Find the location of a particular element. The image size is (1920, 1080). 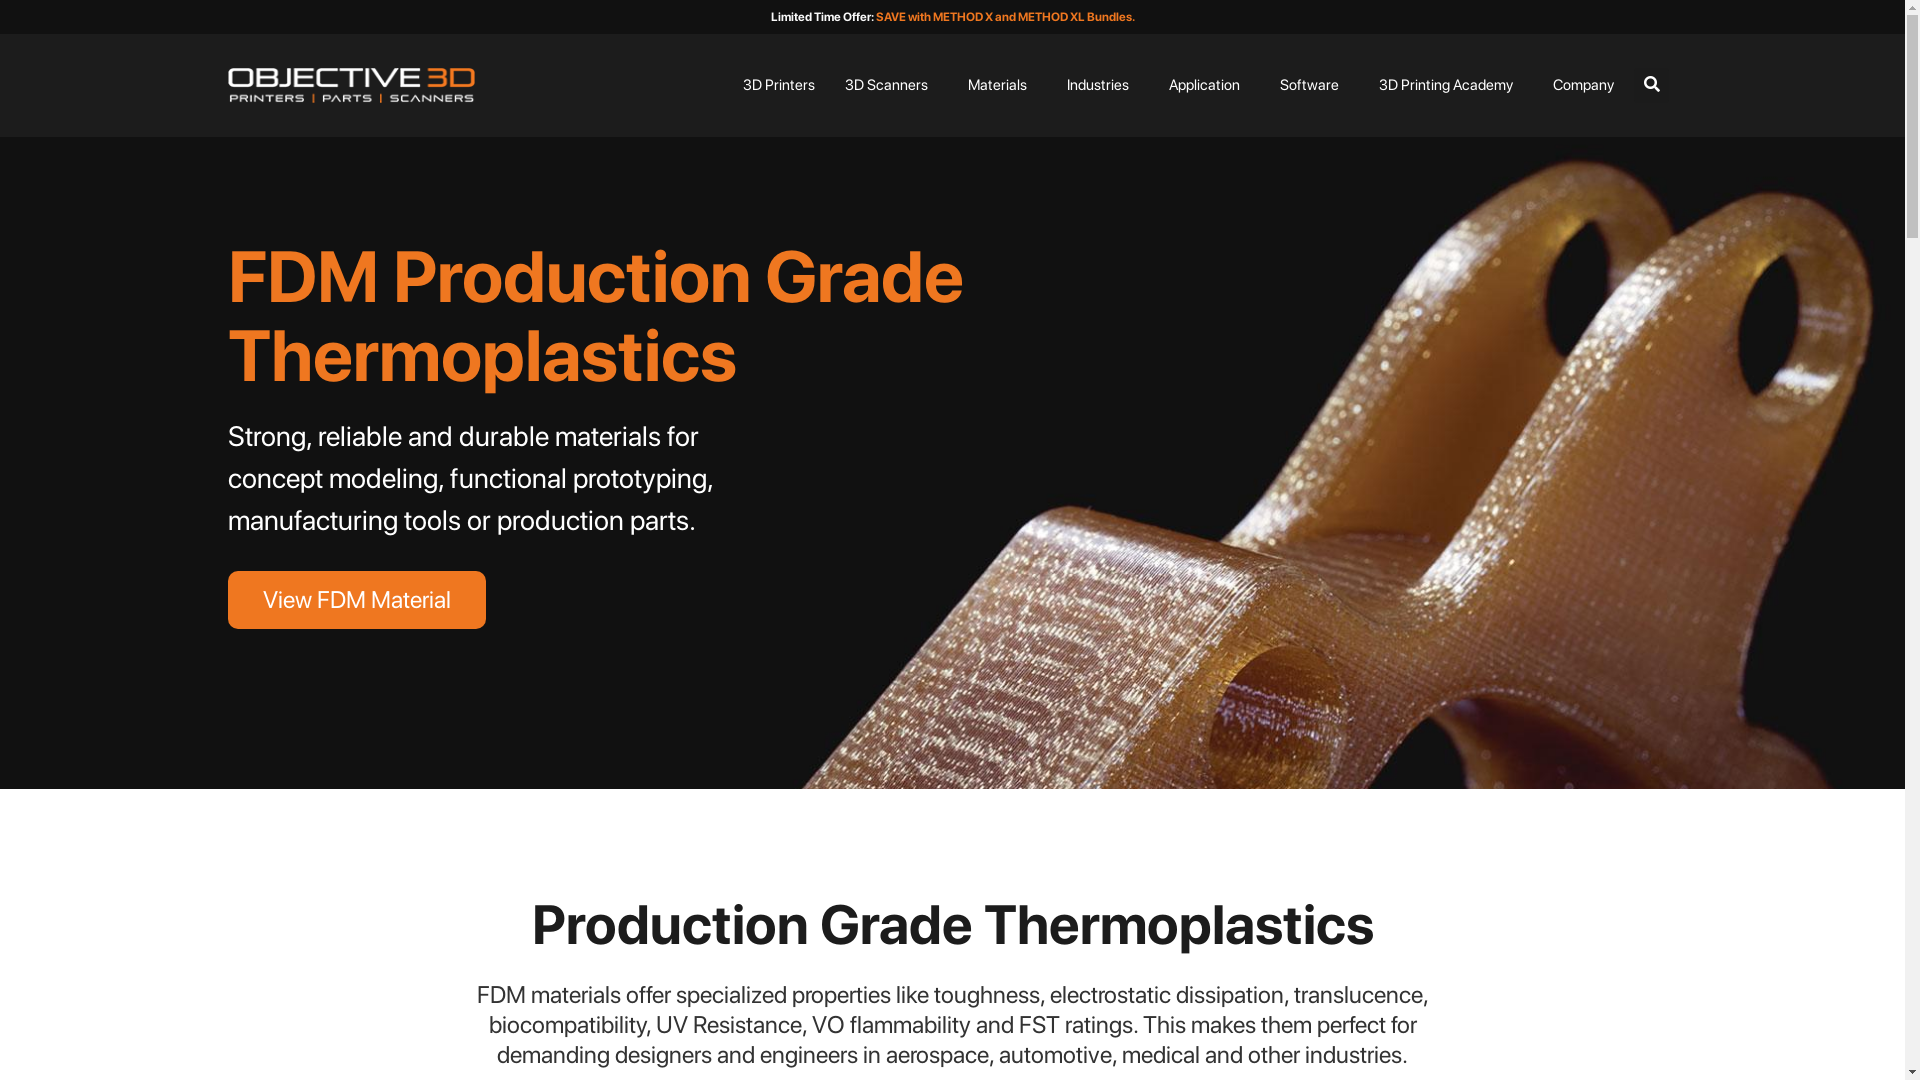

'View FDM Material' is located at coordinates (227, 599).